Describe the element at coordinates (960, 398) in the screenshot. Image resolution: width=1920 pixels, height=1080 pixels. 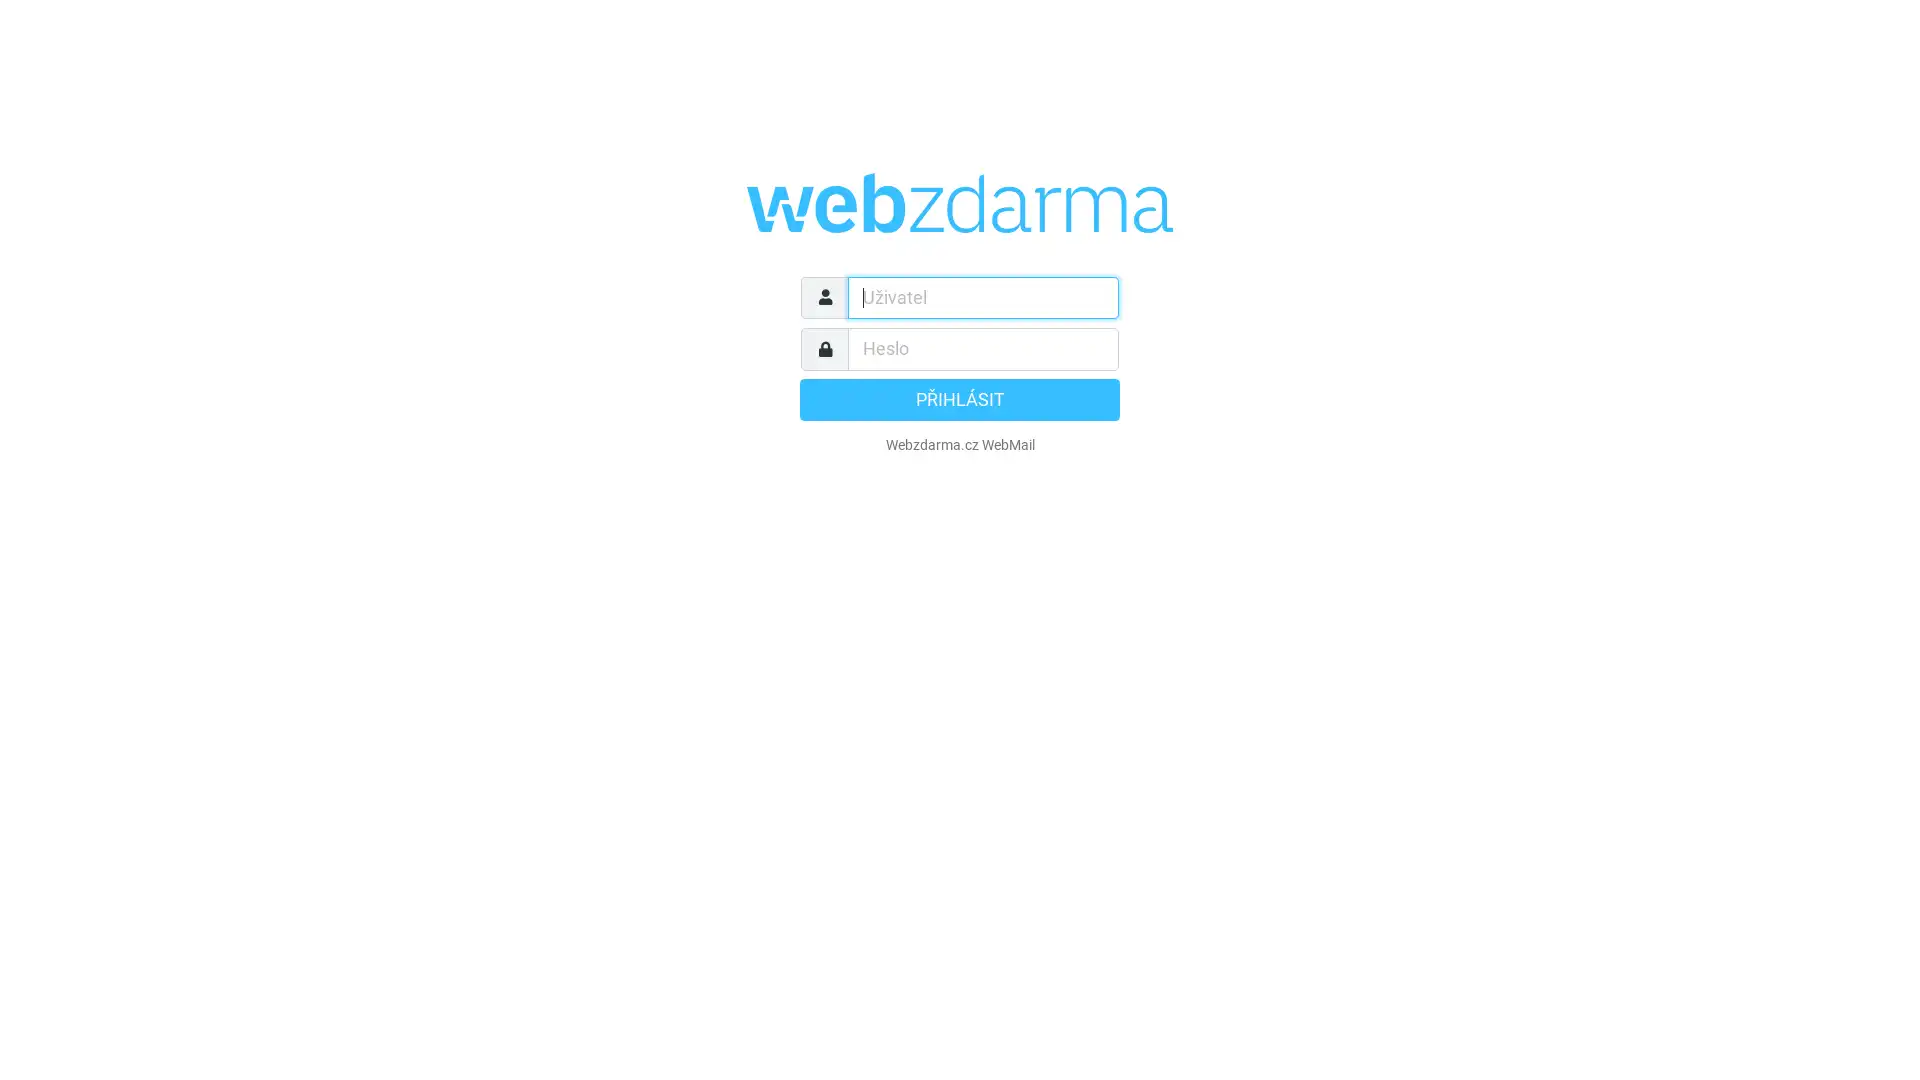
I see `PRIHLASIT` at that location.